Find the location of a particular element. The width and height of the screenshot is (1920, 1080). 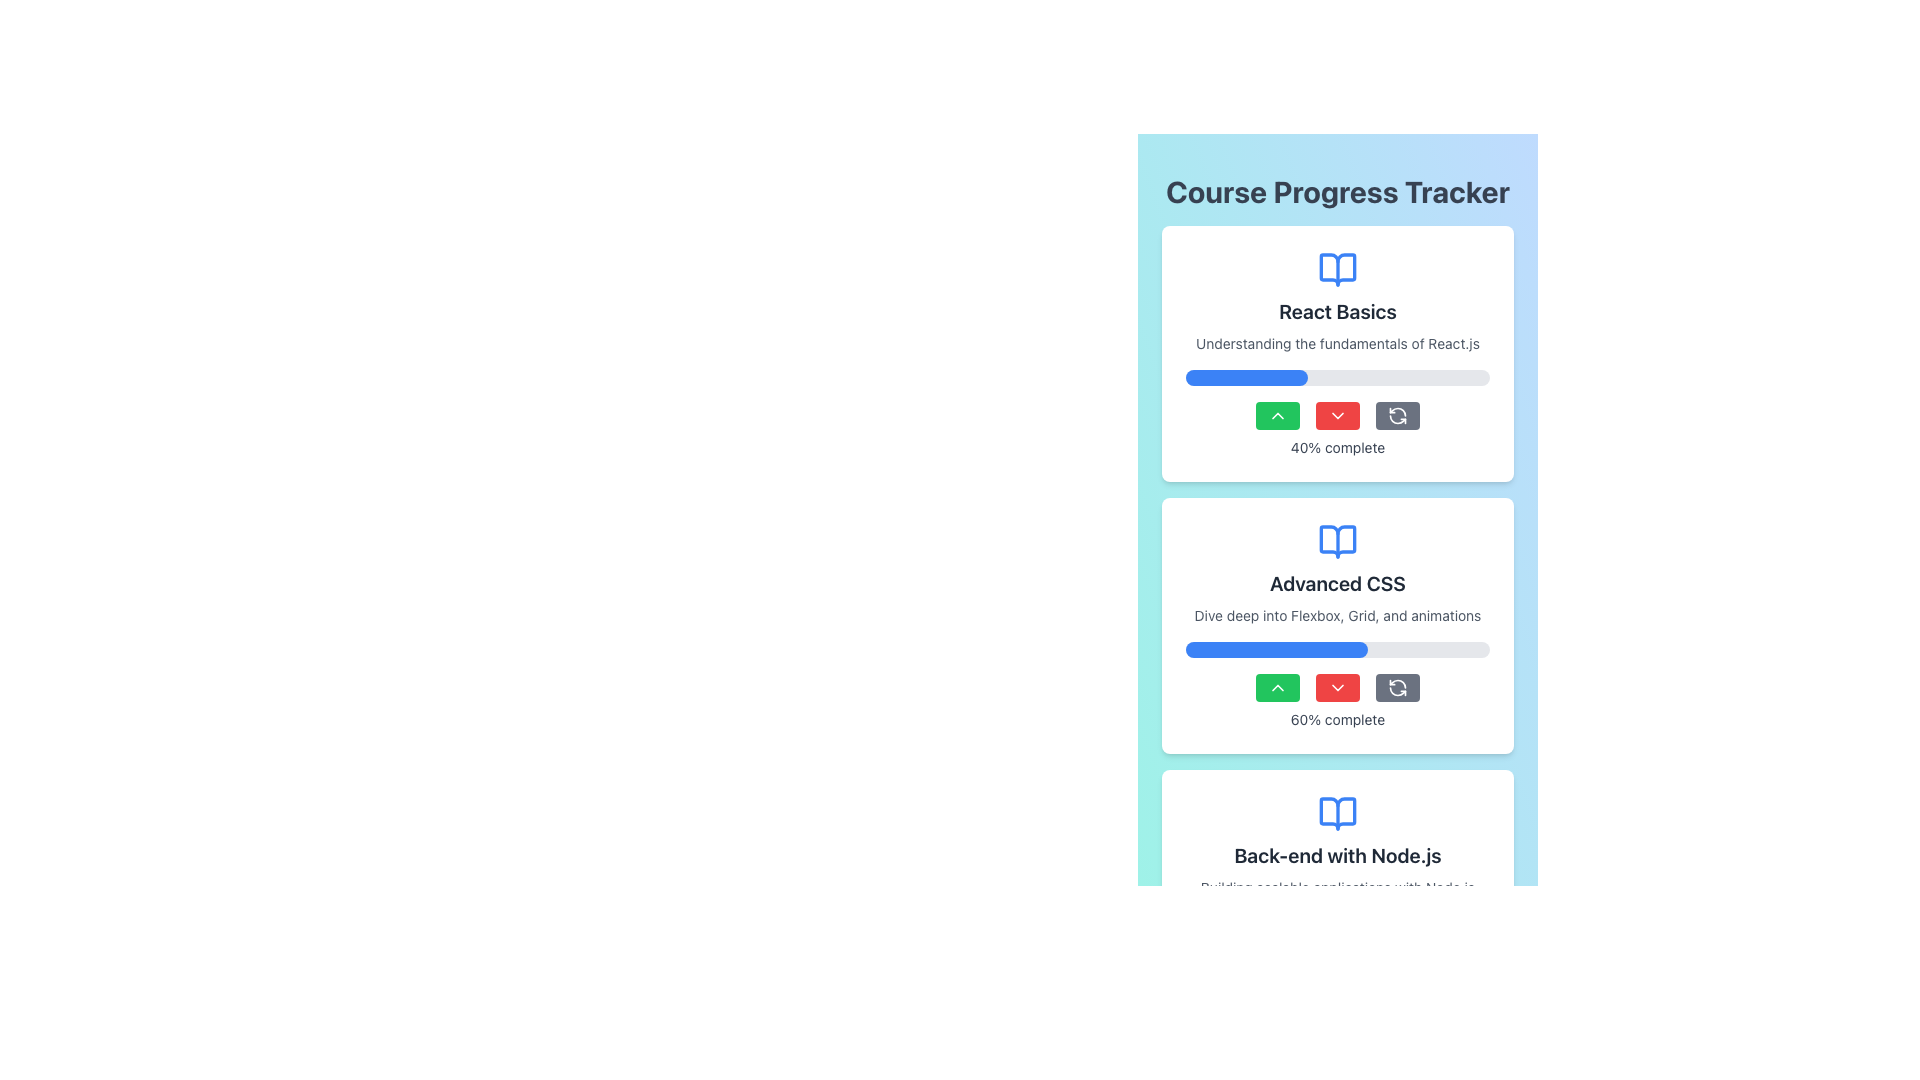

the downwards-facing chevron icon with a red background, located in the second section of the 'Advanced CSS' list is located at coordinates (1338, 686).